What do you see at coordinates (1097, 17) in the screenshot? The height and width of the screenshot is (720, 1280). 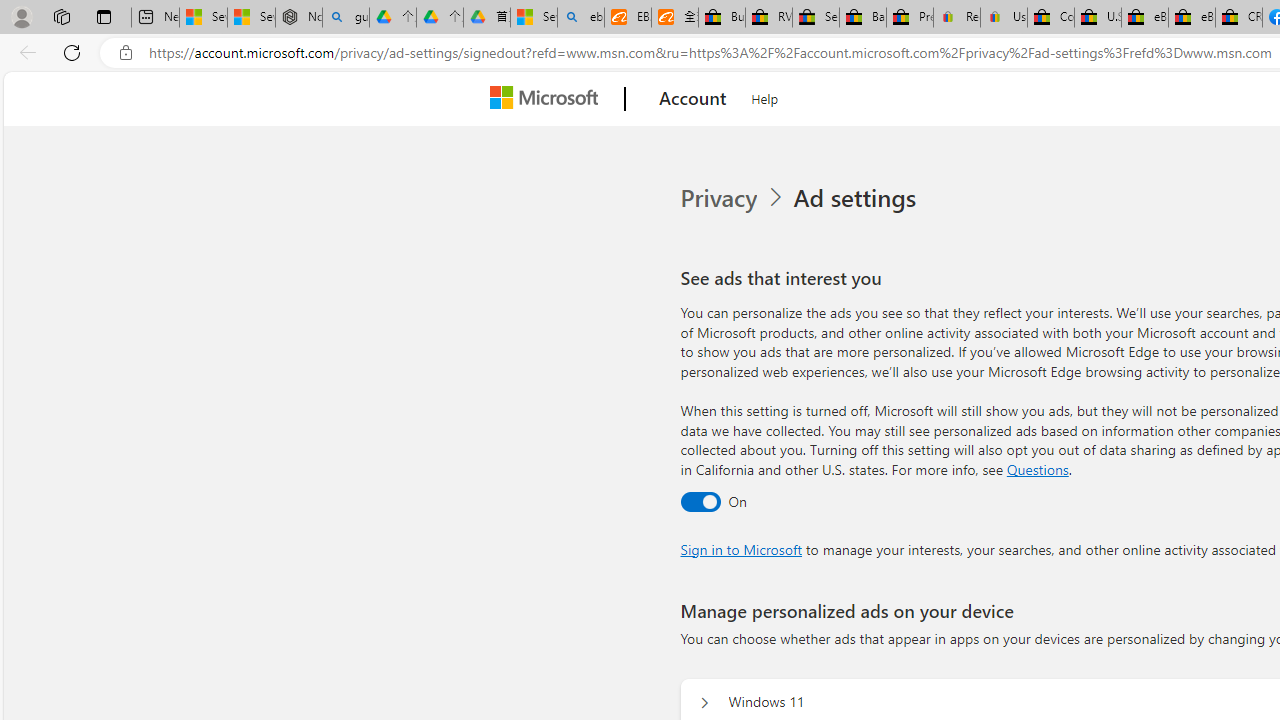 I see `'U.S. State Privacy Disclosures - eBay Inc.'` at bounding box center [1097, 17].